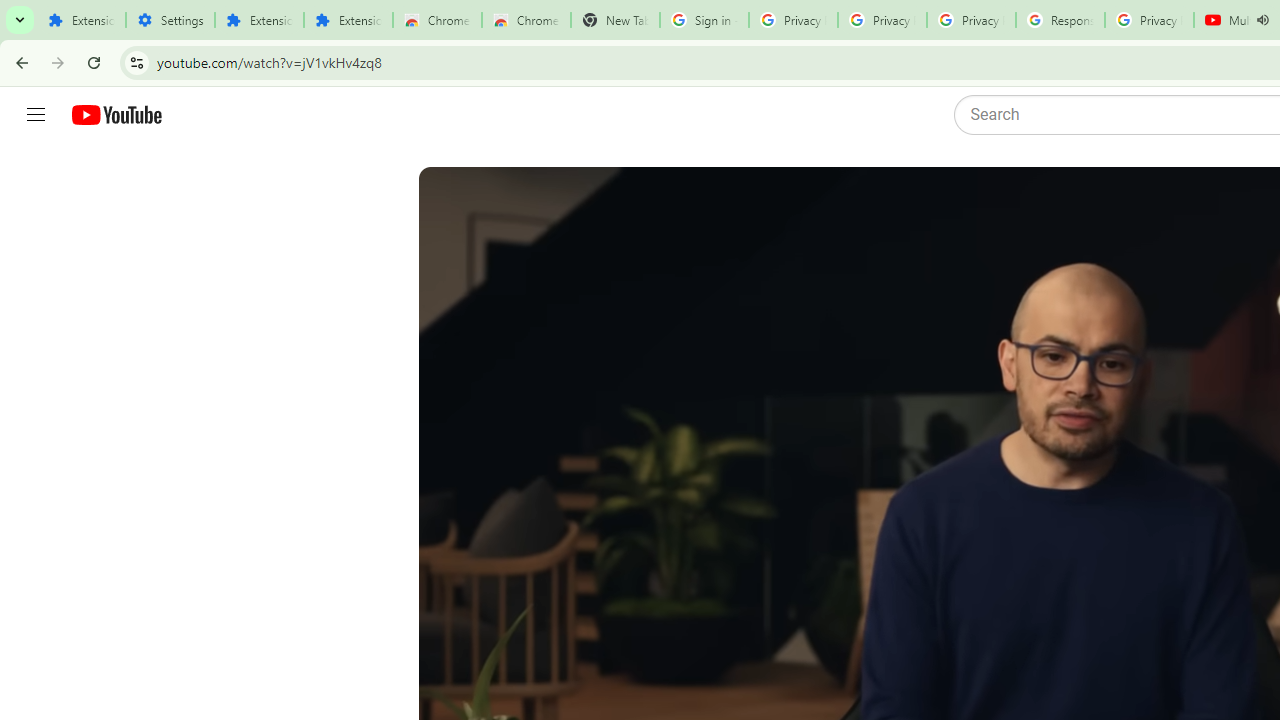 This screenshot has width=1280, height=720. I want to click on 'Settings', so click(170, 20).